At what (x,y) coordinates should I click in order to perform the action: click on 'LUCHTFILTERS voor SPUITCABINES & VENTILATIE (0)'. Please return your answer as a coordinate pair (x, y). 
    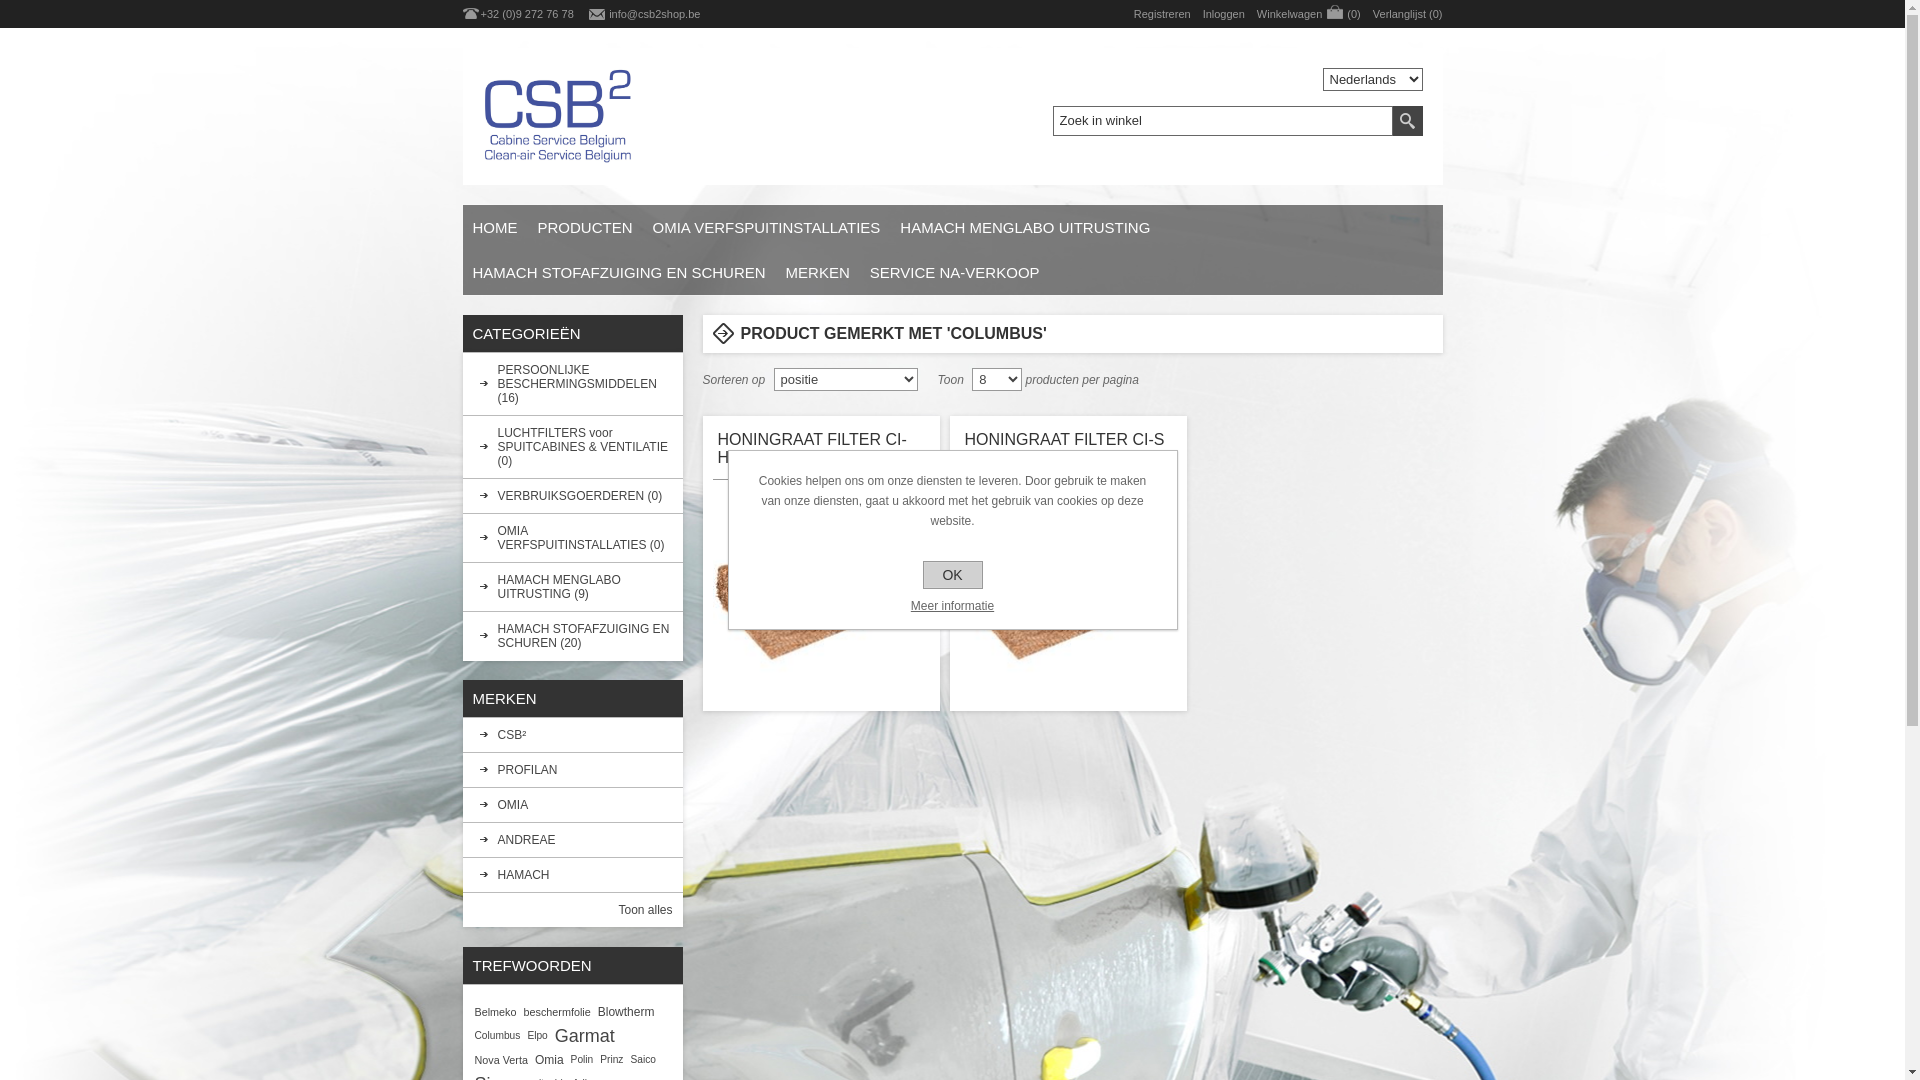
    Looking at the image, I should click on (570, 446).